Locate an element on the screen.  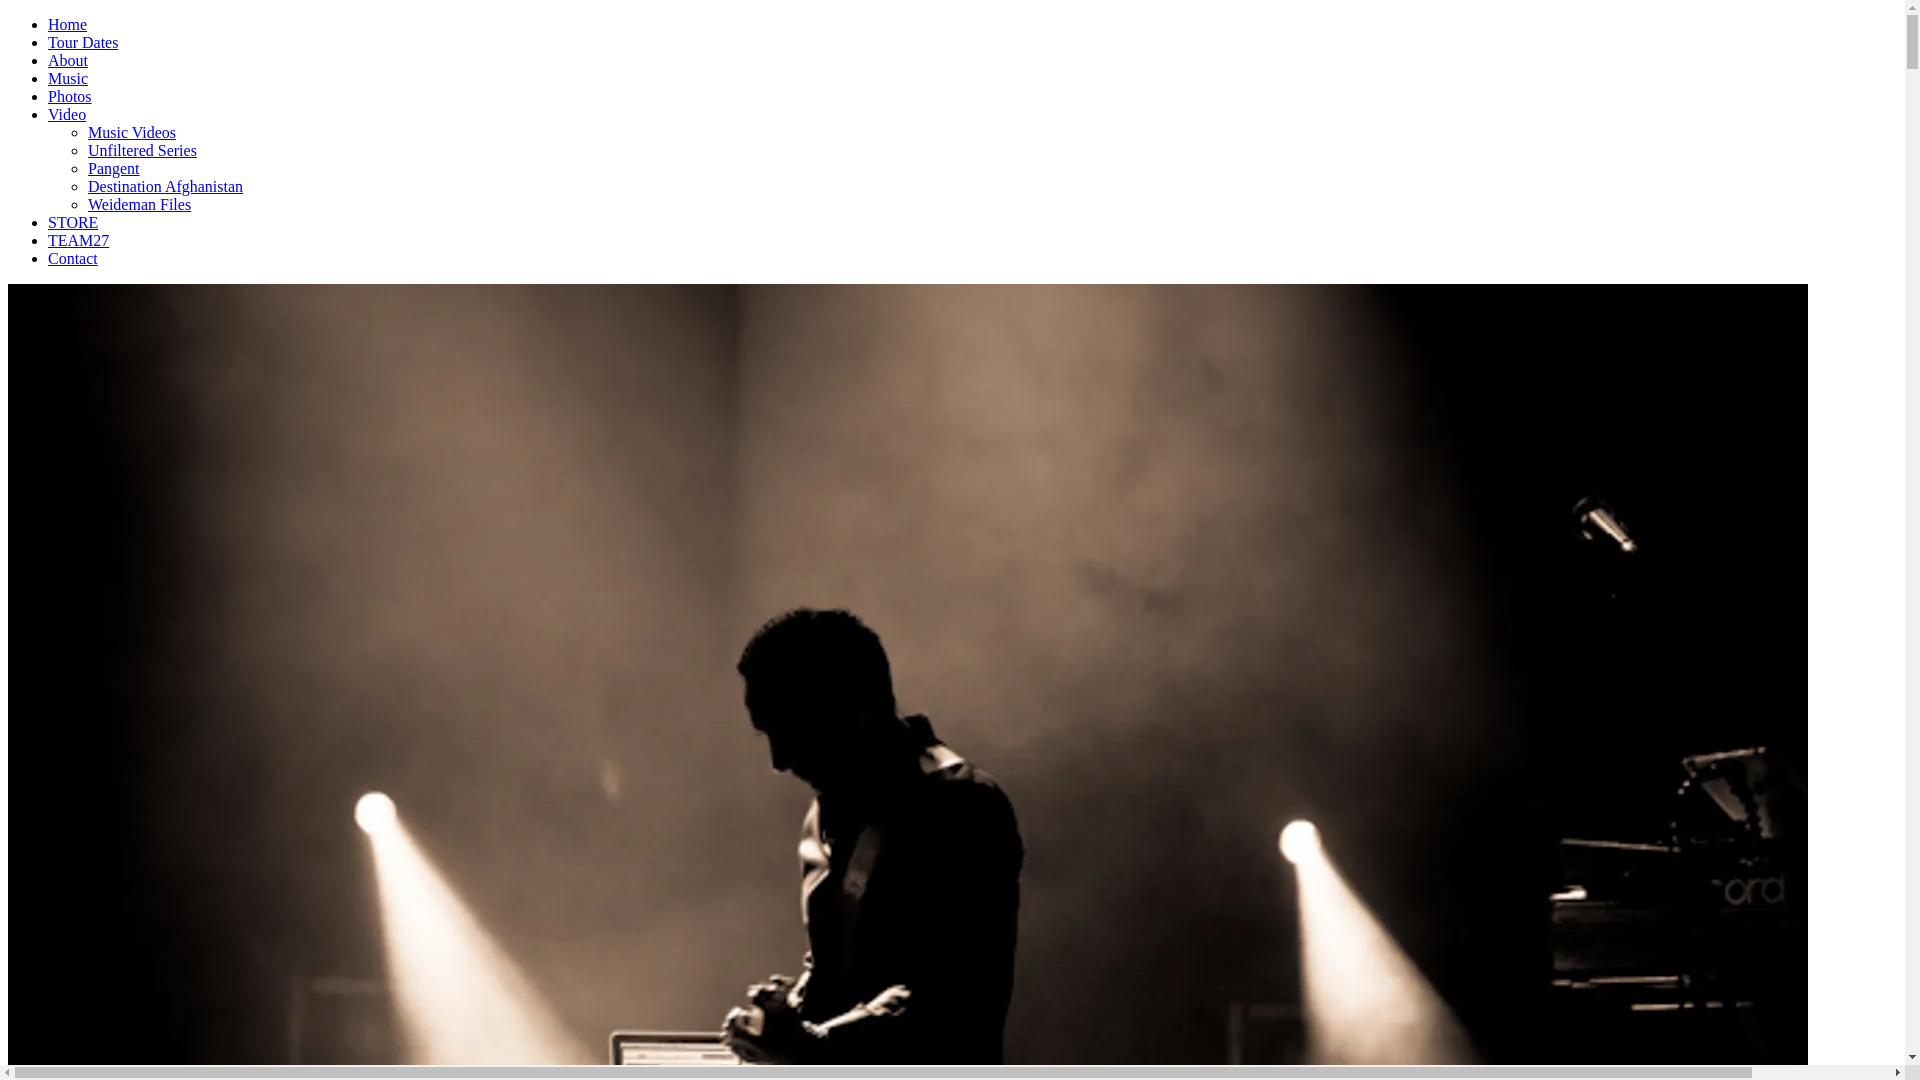
'TEAM27' is located at coordinates (78, 239).